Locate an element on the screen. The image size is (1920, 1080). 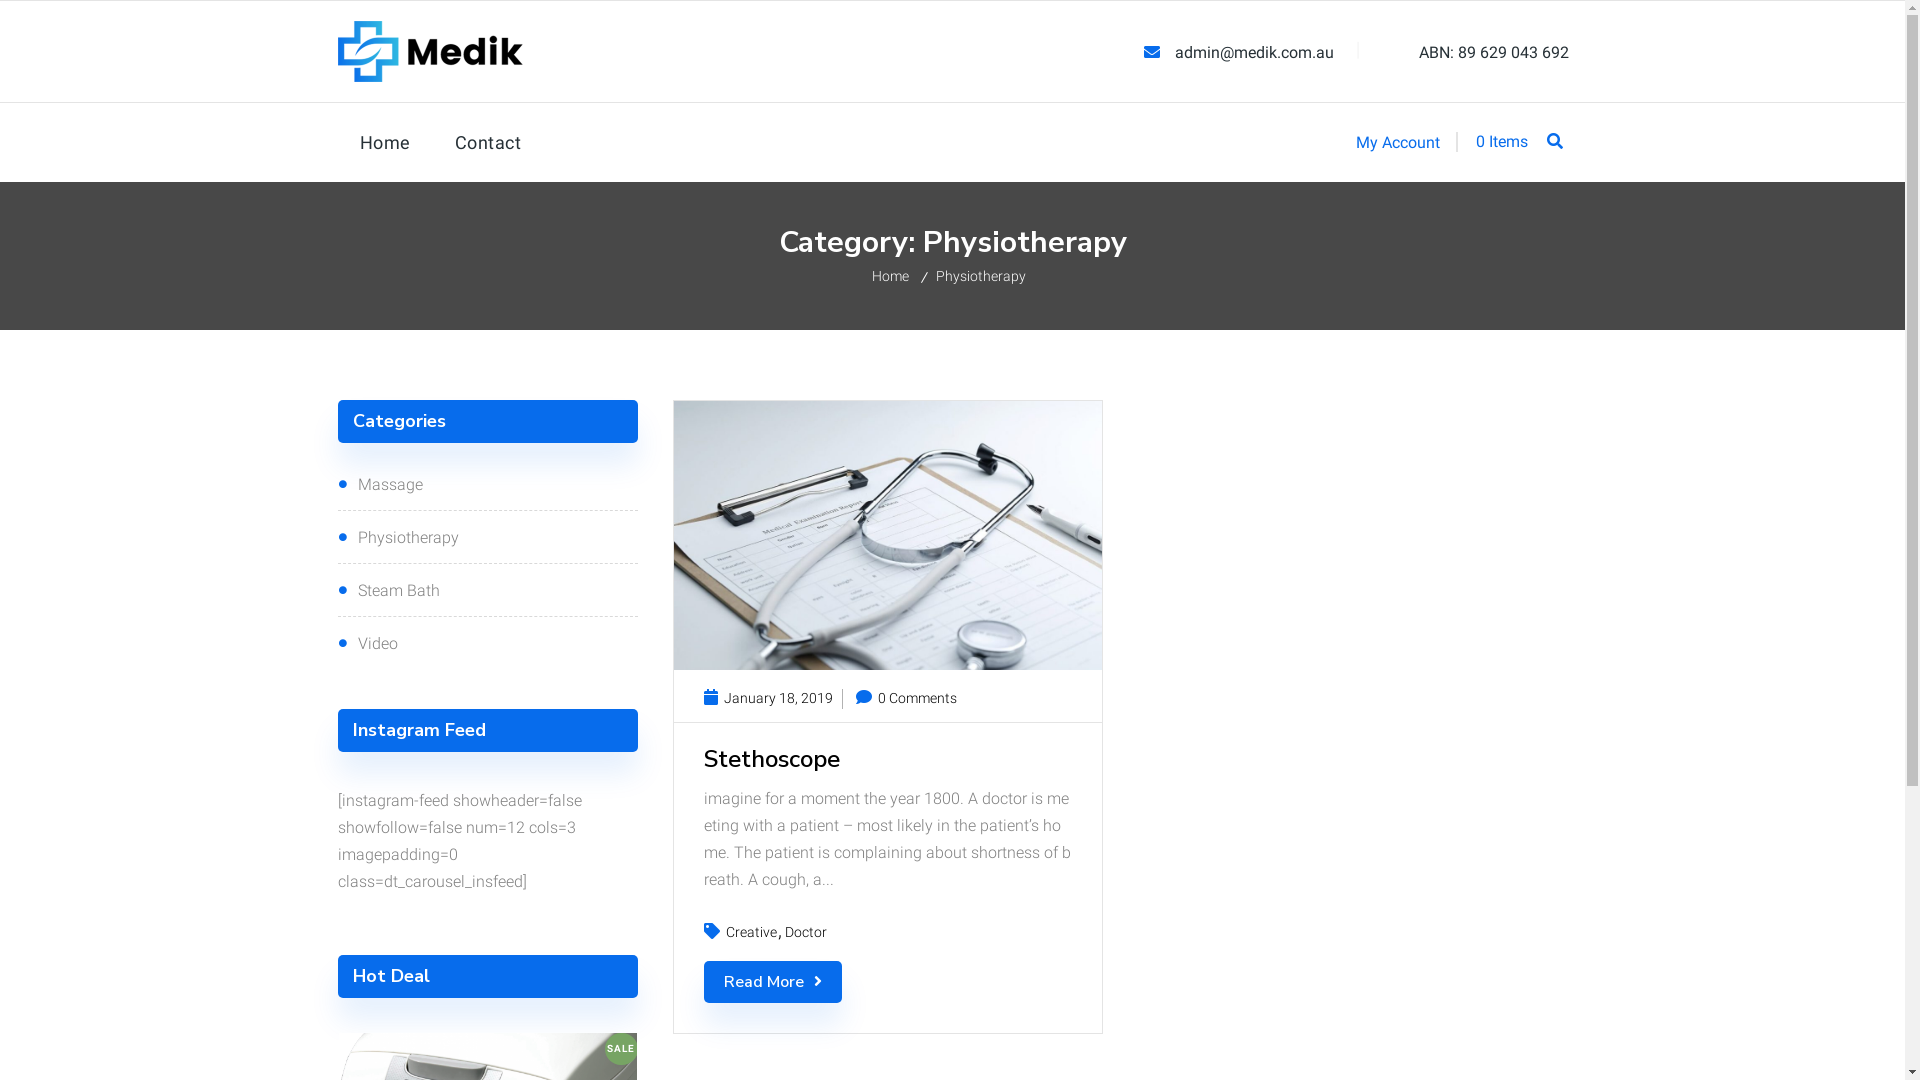
'Go' is located at coordinates (1379, 541).